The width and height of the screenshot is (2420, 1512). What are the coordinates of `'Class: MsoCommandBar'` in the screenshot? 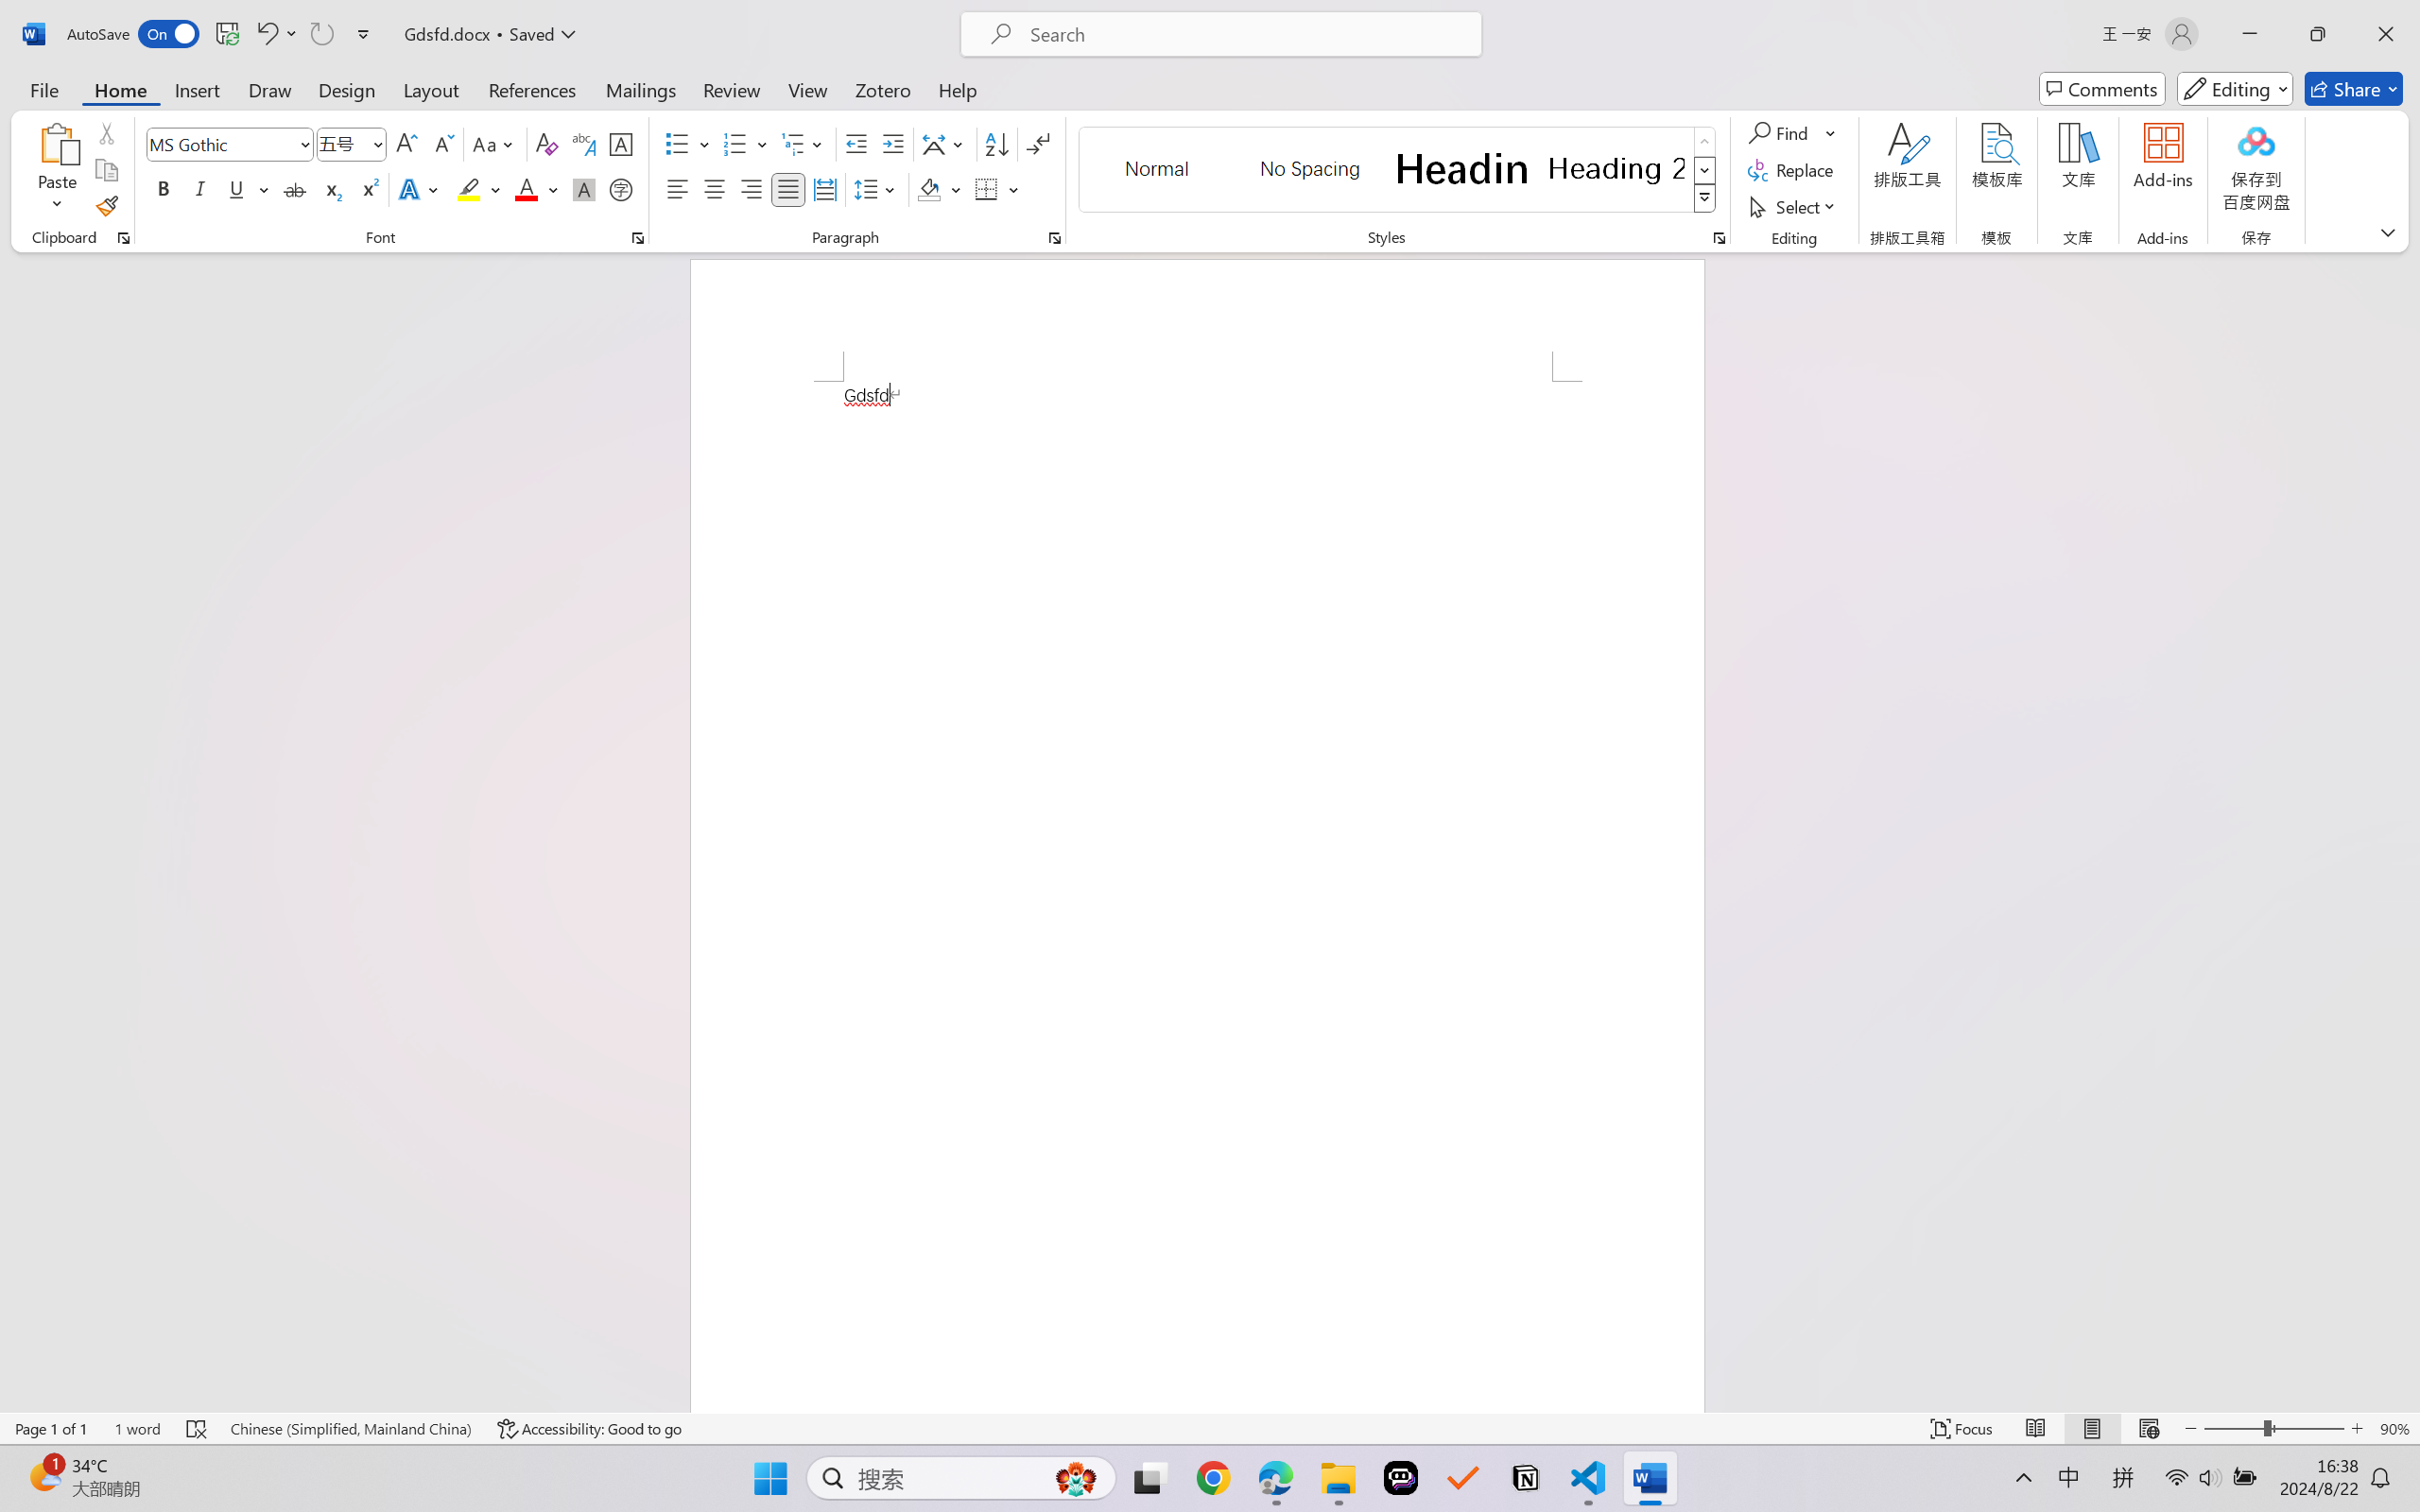 It's located at (1210, 1428).